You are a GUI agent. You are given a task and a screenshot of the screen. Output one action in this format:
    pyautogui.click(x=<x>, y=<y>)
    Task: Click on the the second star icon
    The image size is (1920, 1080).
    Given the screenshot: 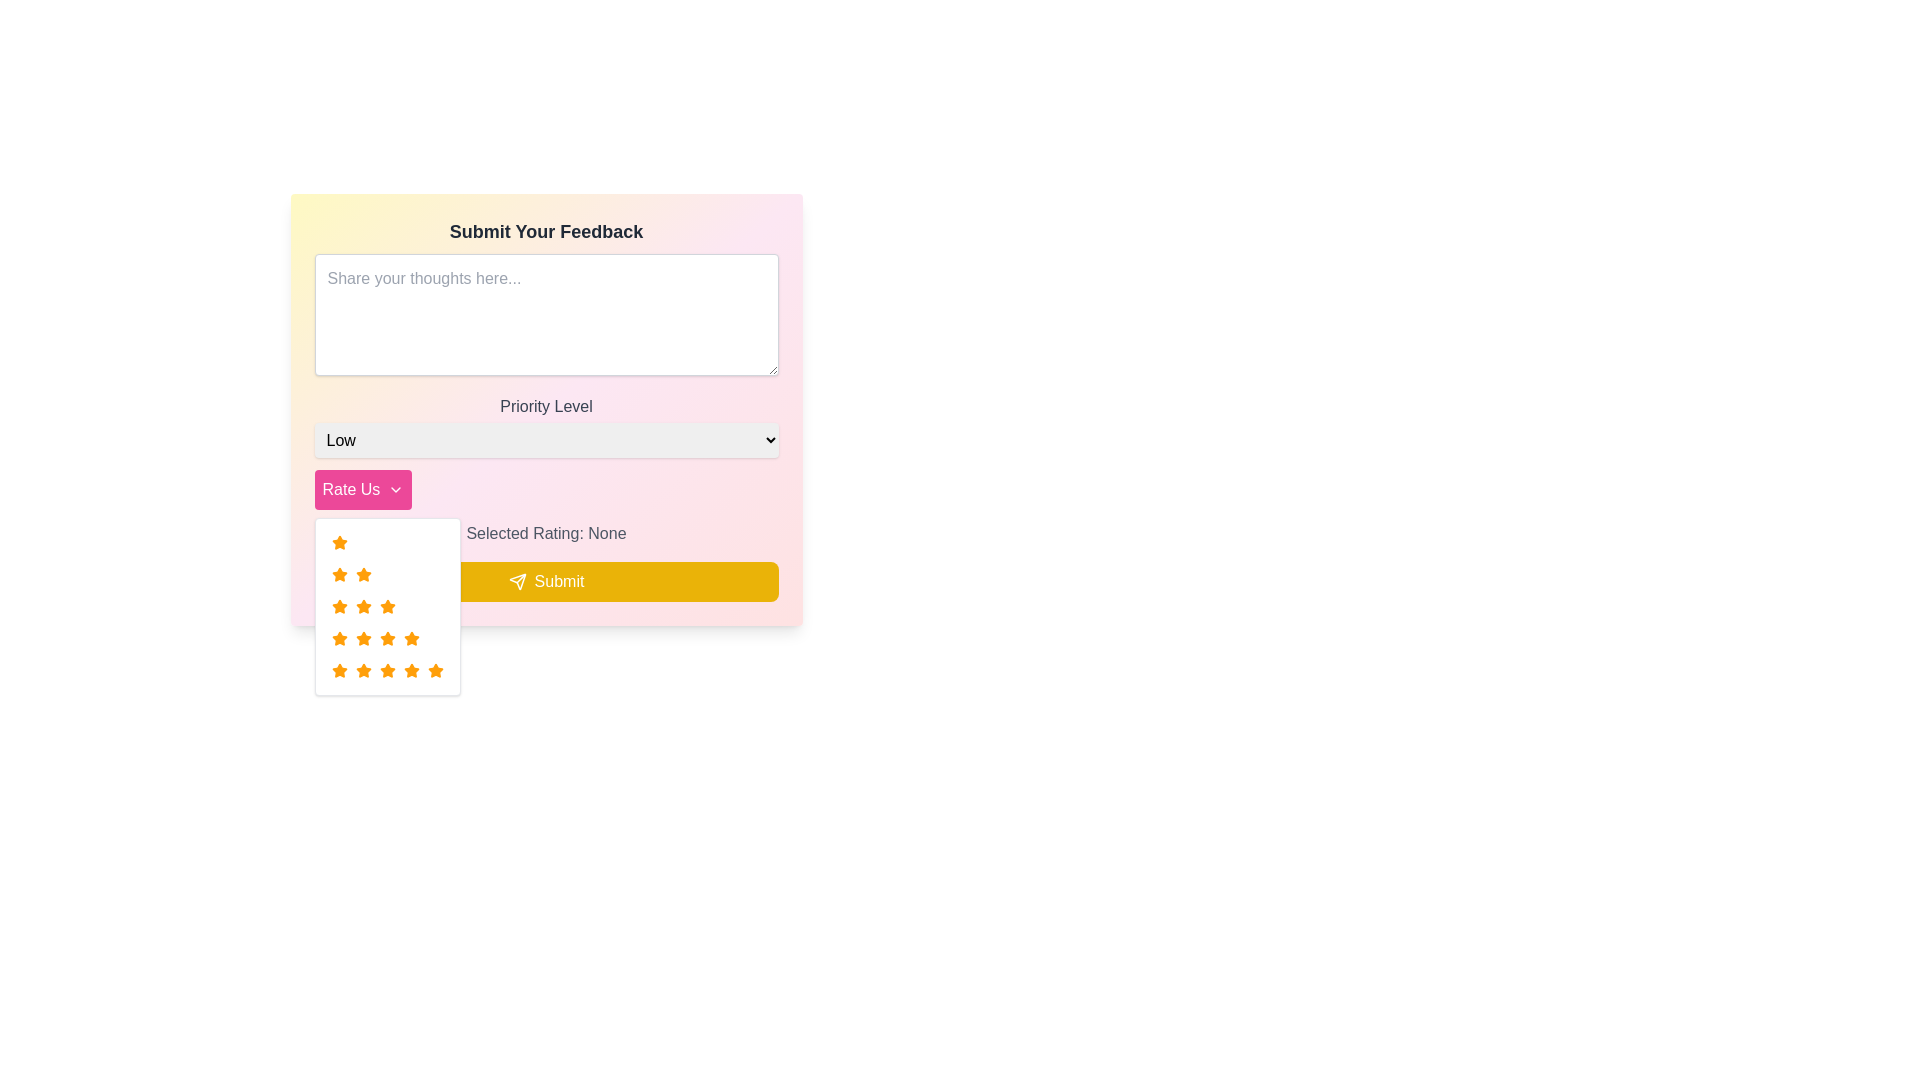 What is the action you would take?
    pyautogui.click(x=363, y=574)
    